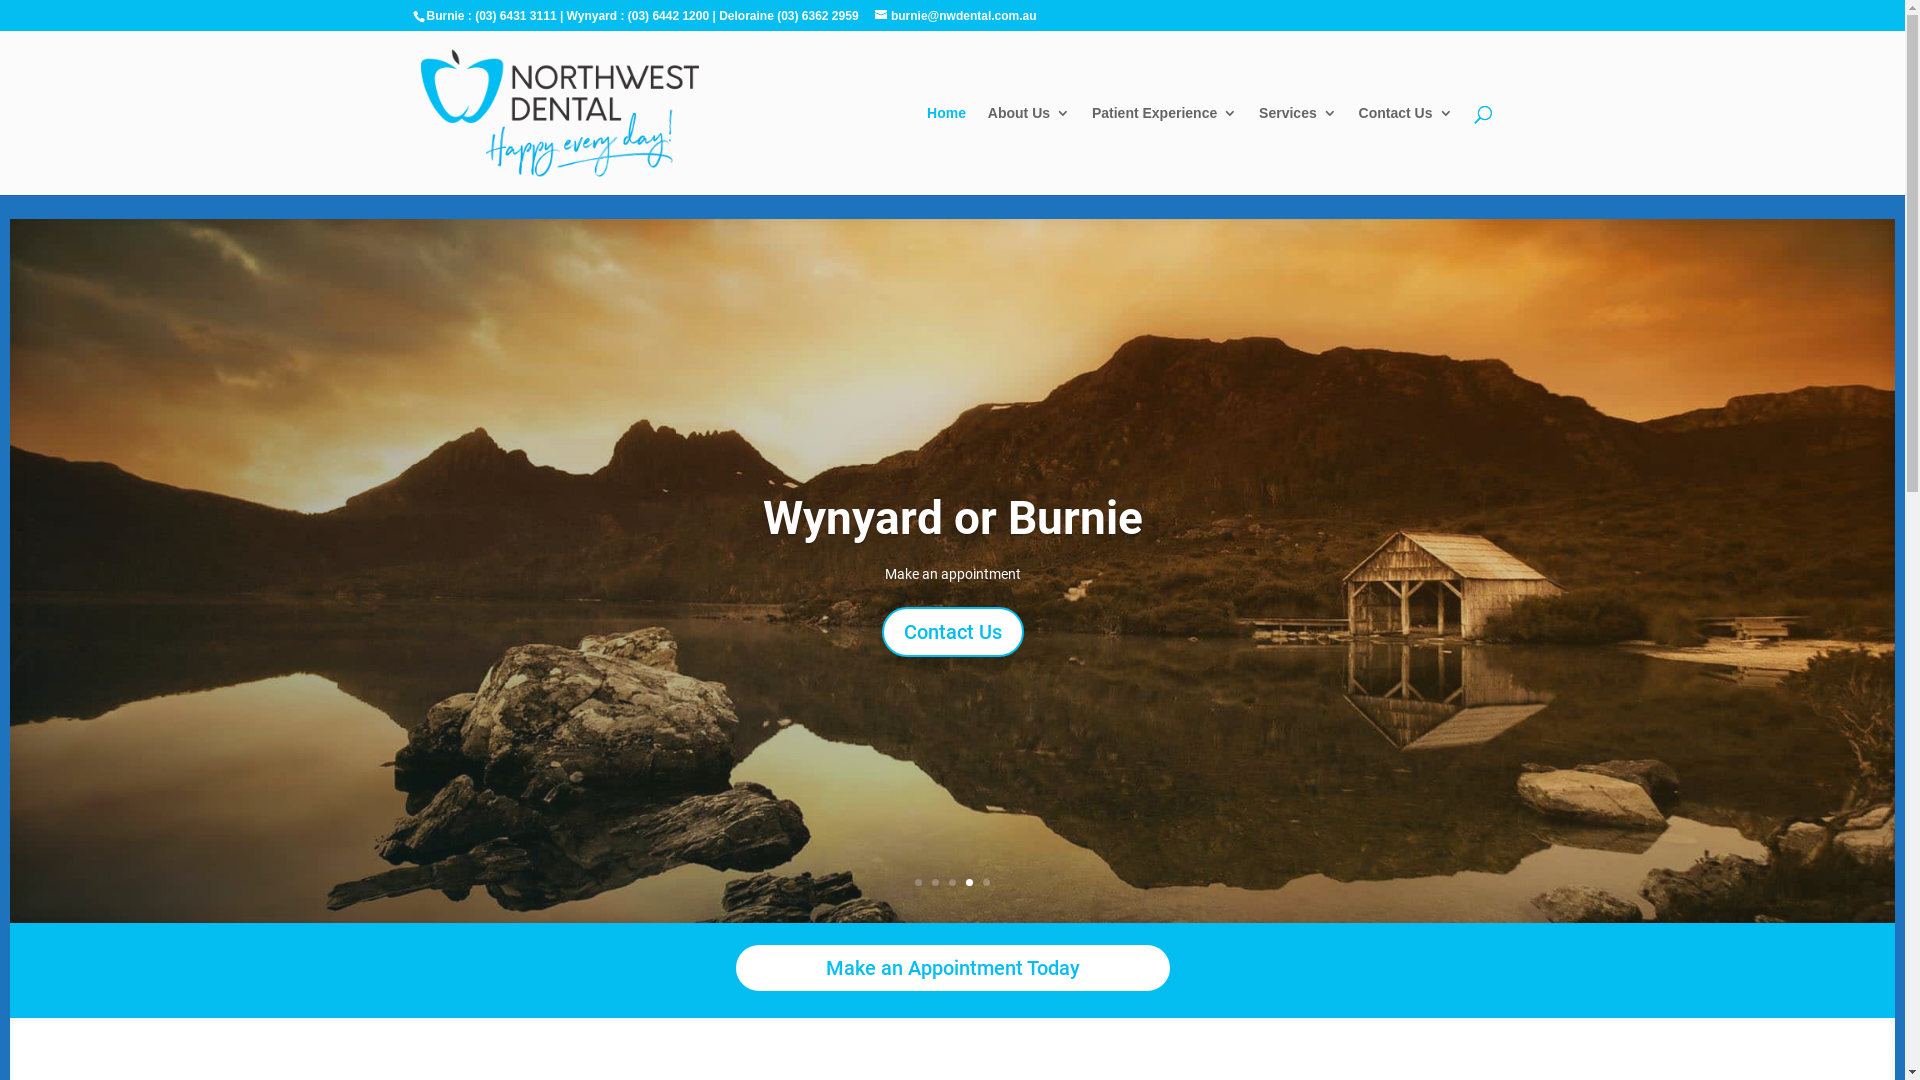 This screenshot has height=1080, width=1920. What do you see at coordinates (969, 881) in the screenshot?
I see `'4'` at bounding box center [969, 881].